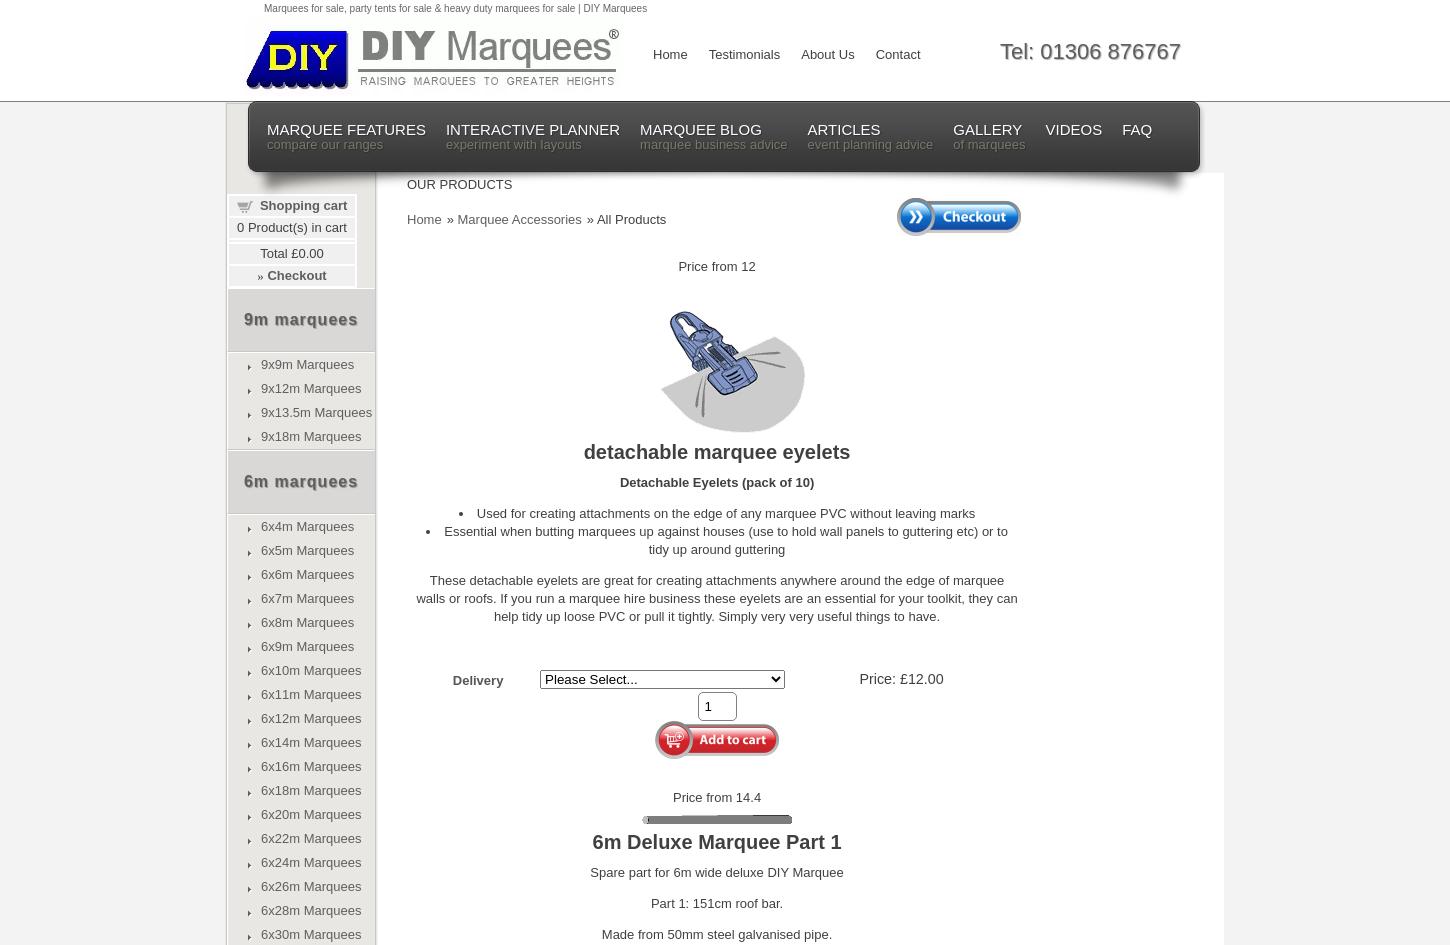 Image resolution: width=1450 pixels, height=945 pixels. What do you see at coordinates (725, 540) in the screenshot?
I see `'Essential when butting marquees up against houses (use to hold wall panels to guttering etc) or to tidy up around guttering'` at bounding box center [725, 540].